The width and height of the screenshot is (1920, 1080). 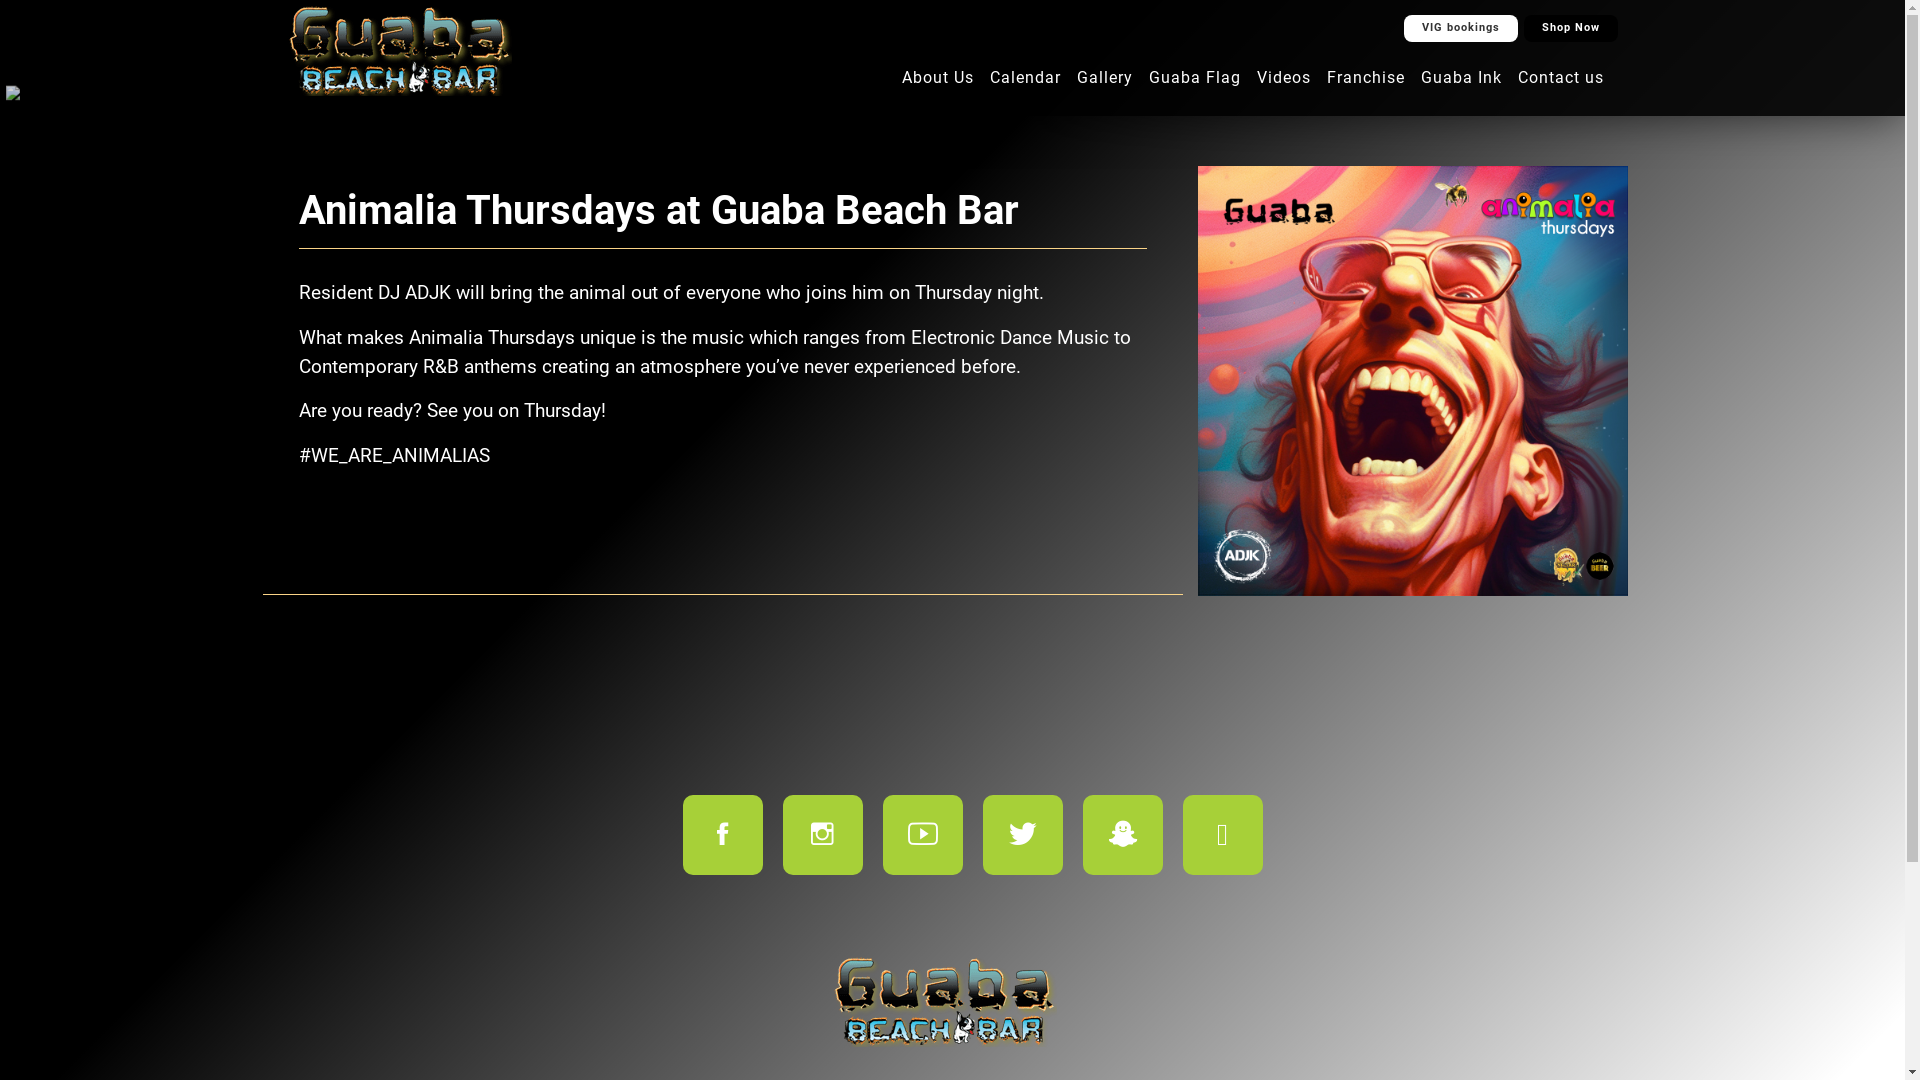 What do you see at coordinates (1460, 28) in the screenshot?
I see `'VIG bookings'` at bounding box center [1460, 28].